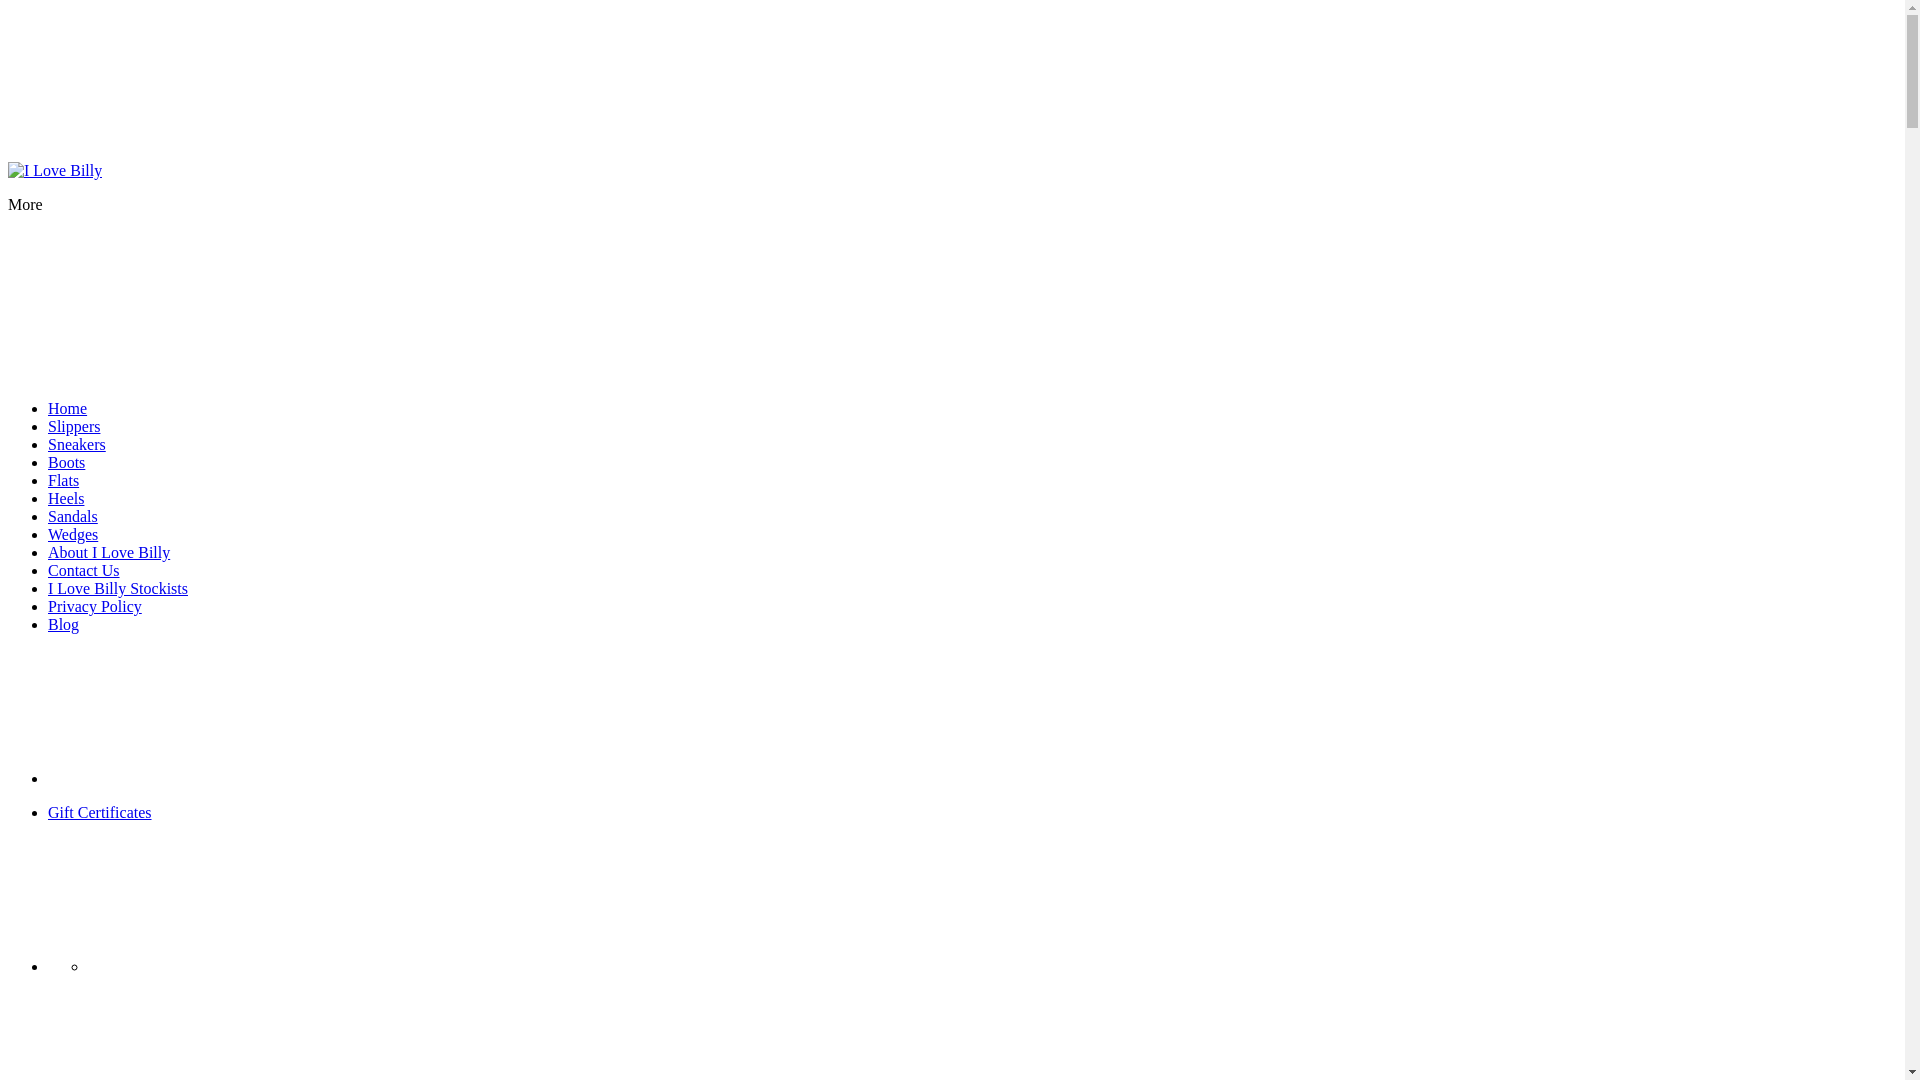 This screenshot has height=1080, width=1920. What do you see at coordinates (197, 777) in the screenshot?
I see `'Show All'` at bounding box center [197, 777].